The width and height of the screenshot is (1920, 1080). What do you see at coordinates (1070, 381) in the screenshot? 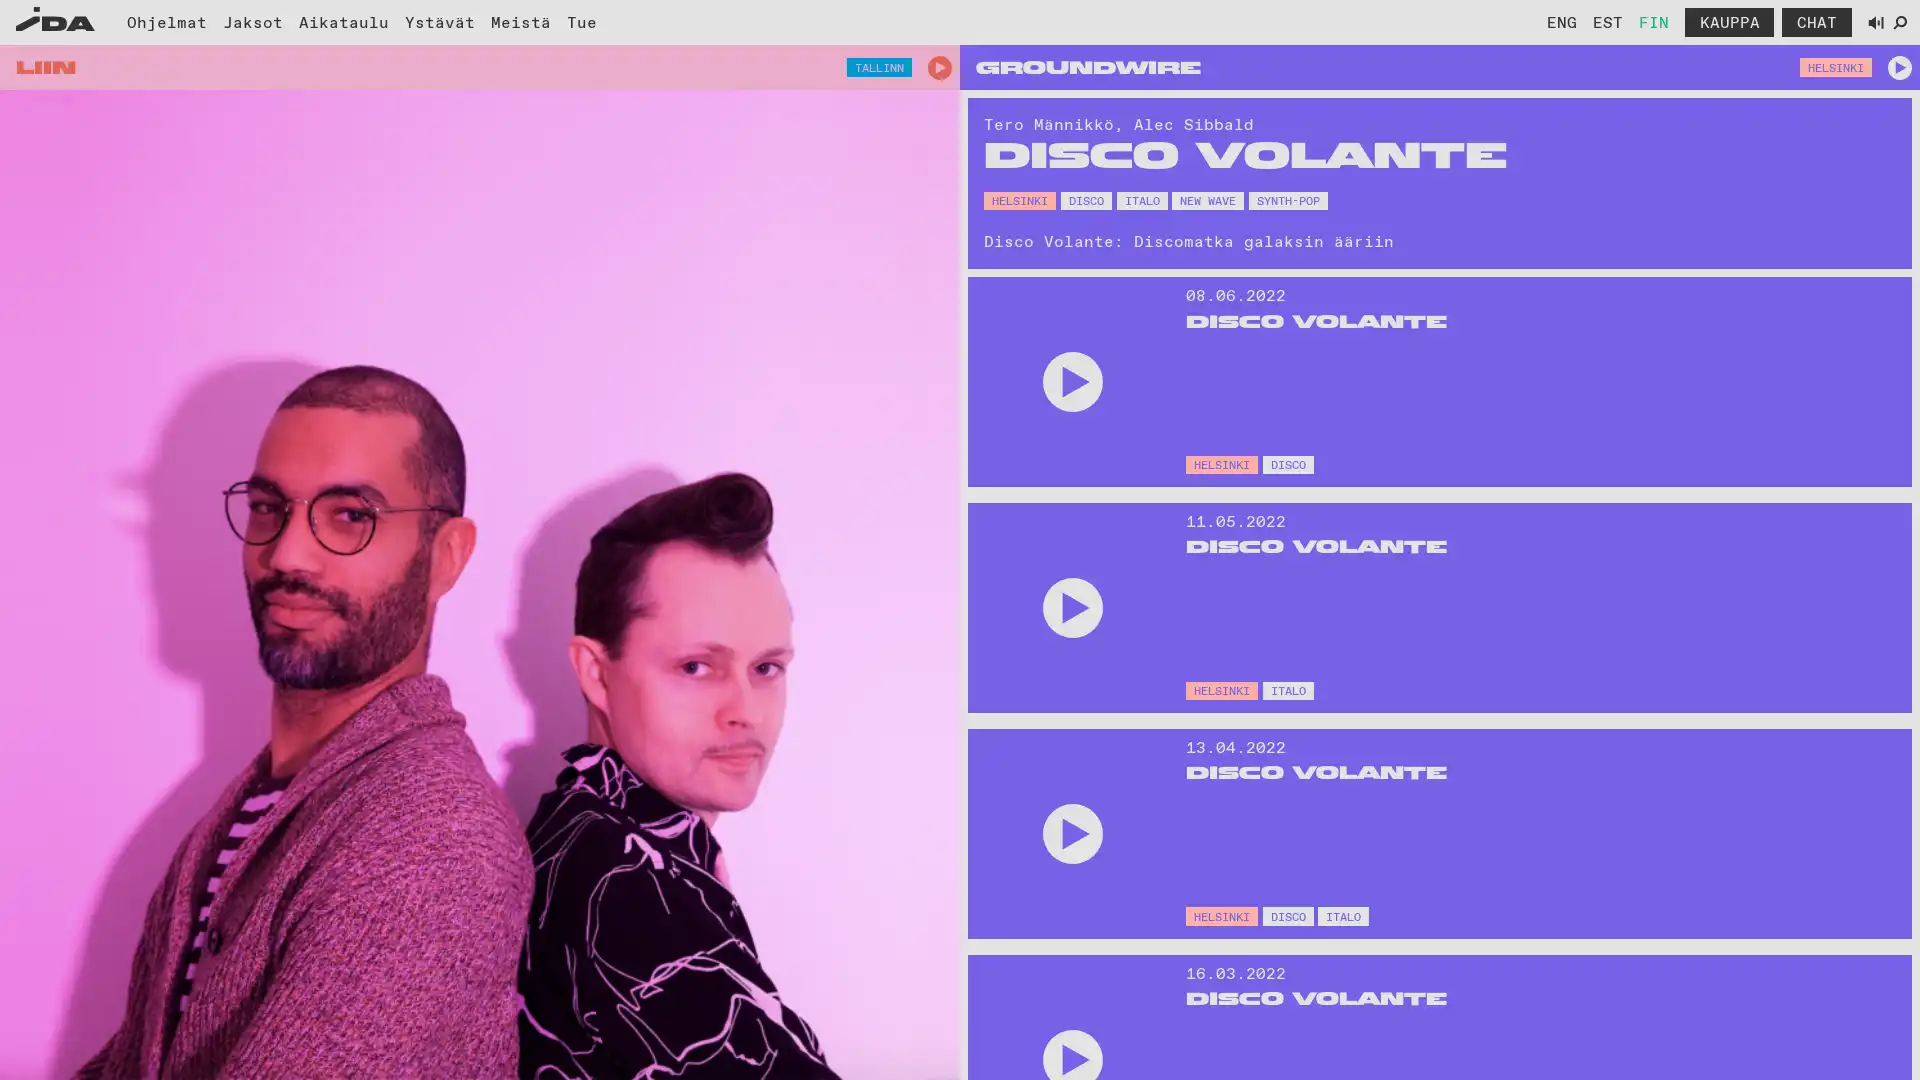
I see `Play` at bounding box center [1070, 381].